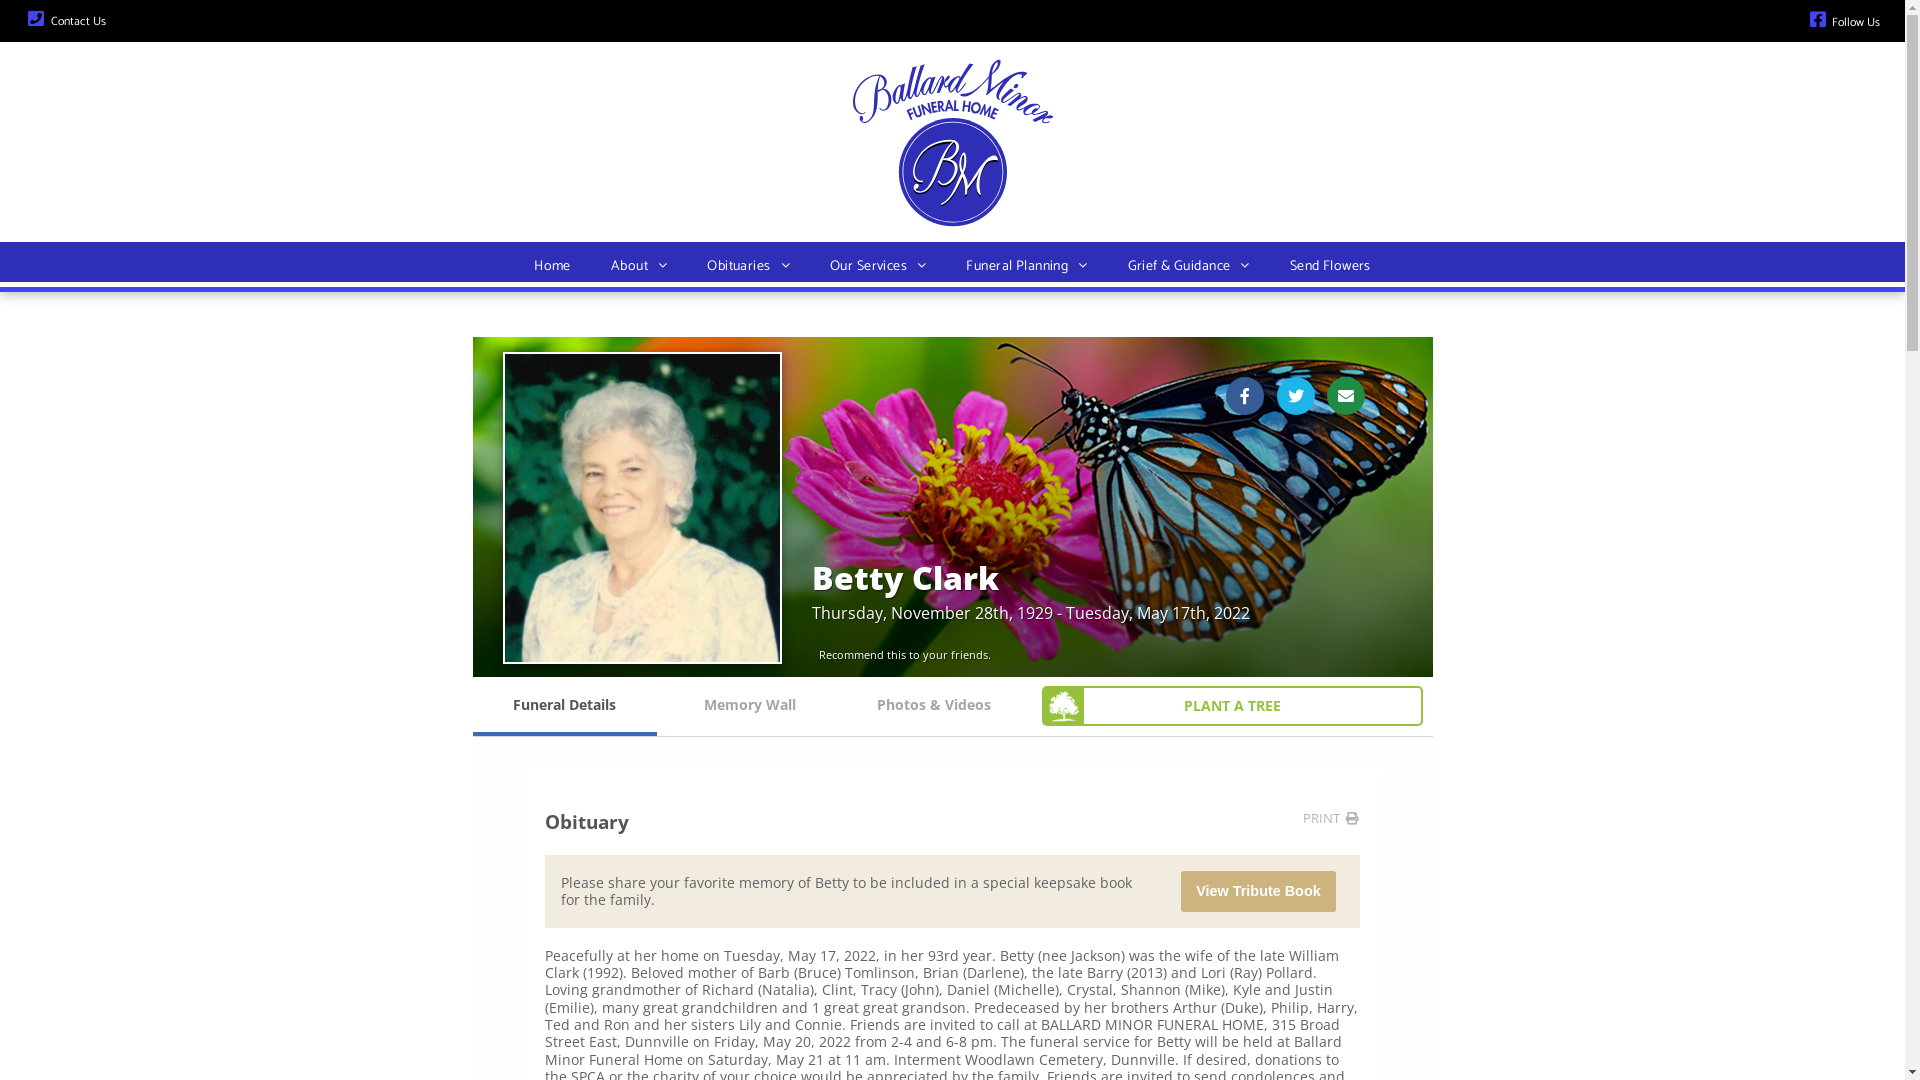  Describe the element at coordinates (944, 265) in the screenshot. I see `'Funeral Planning'` at that location.